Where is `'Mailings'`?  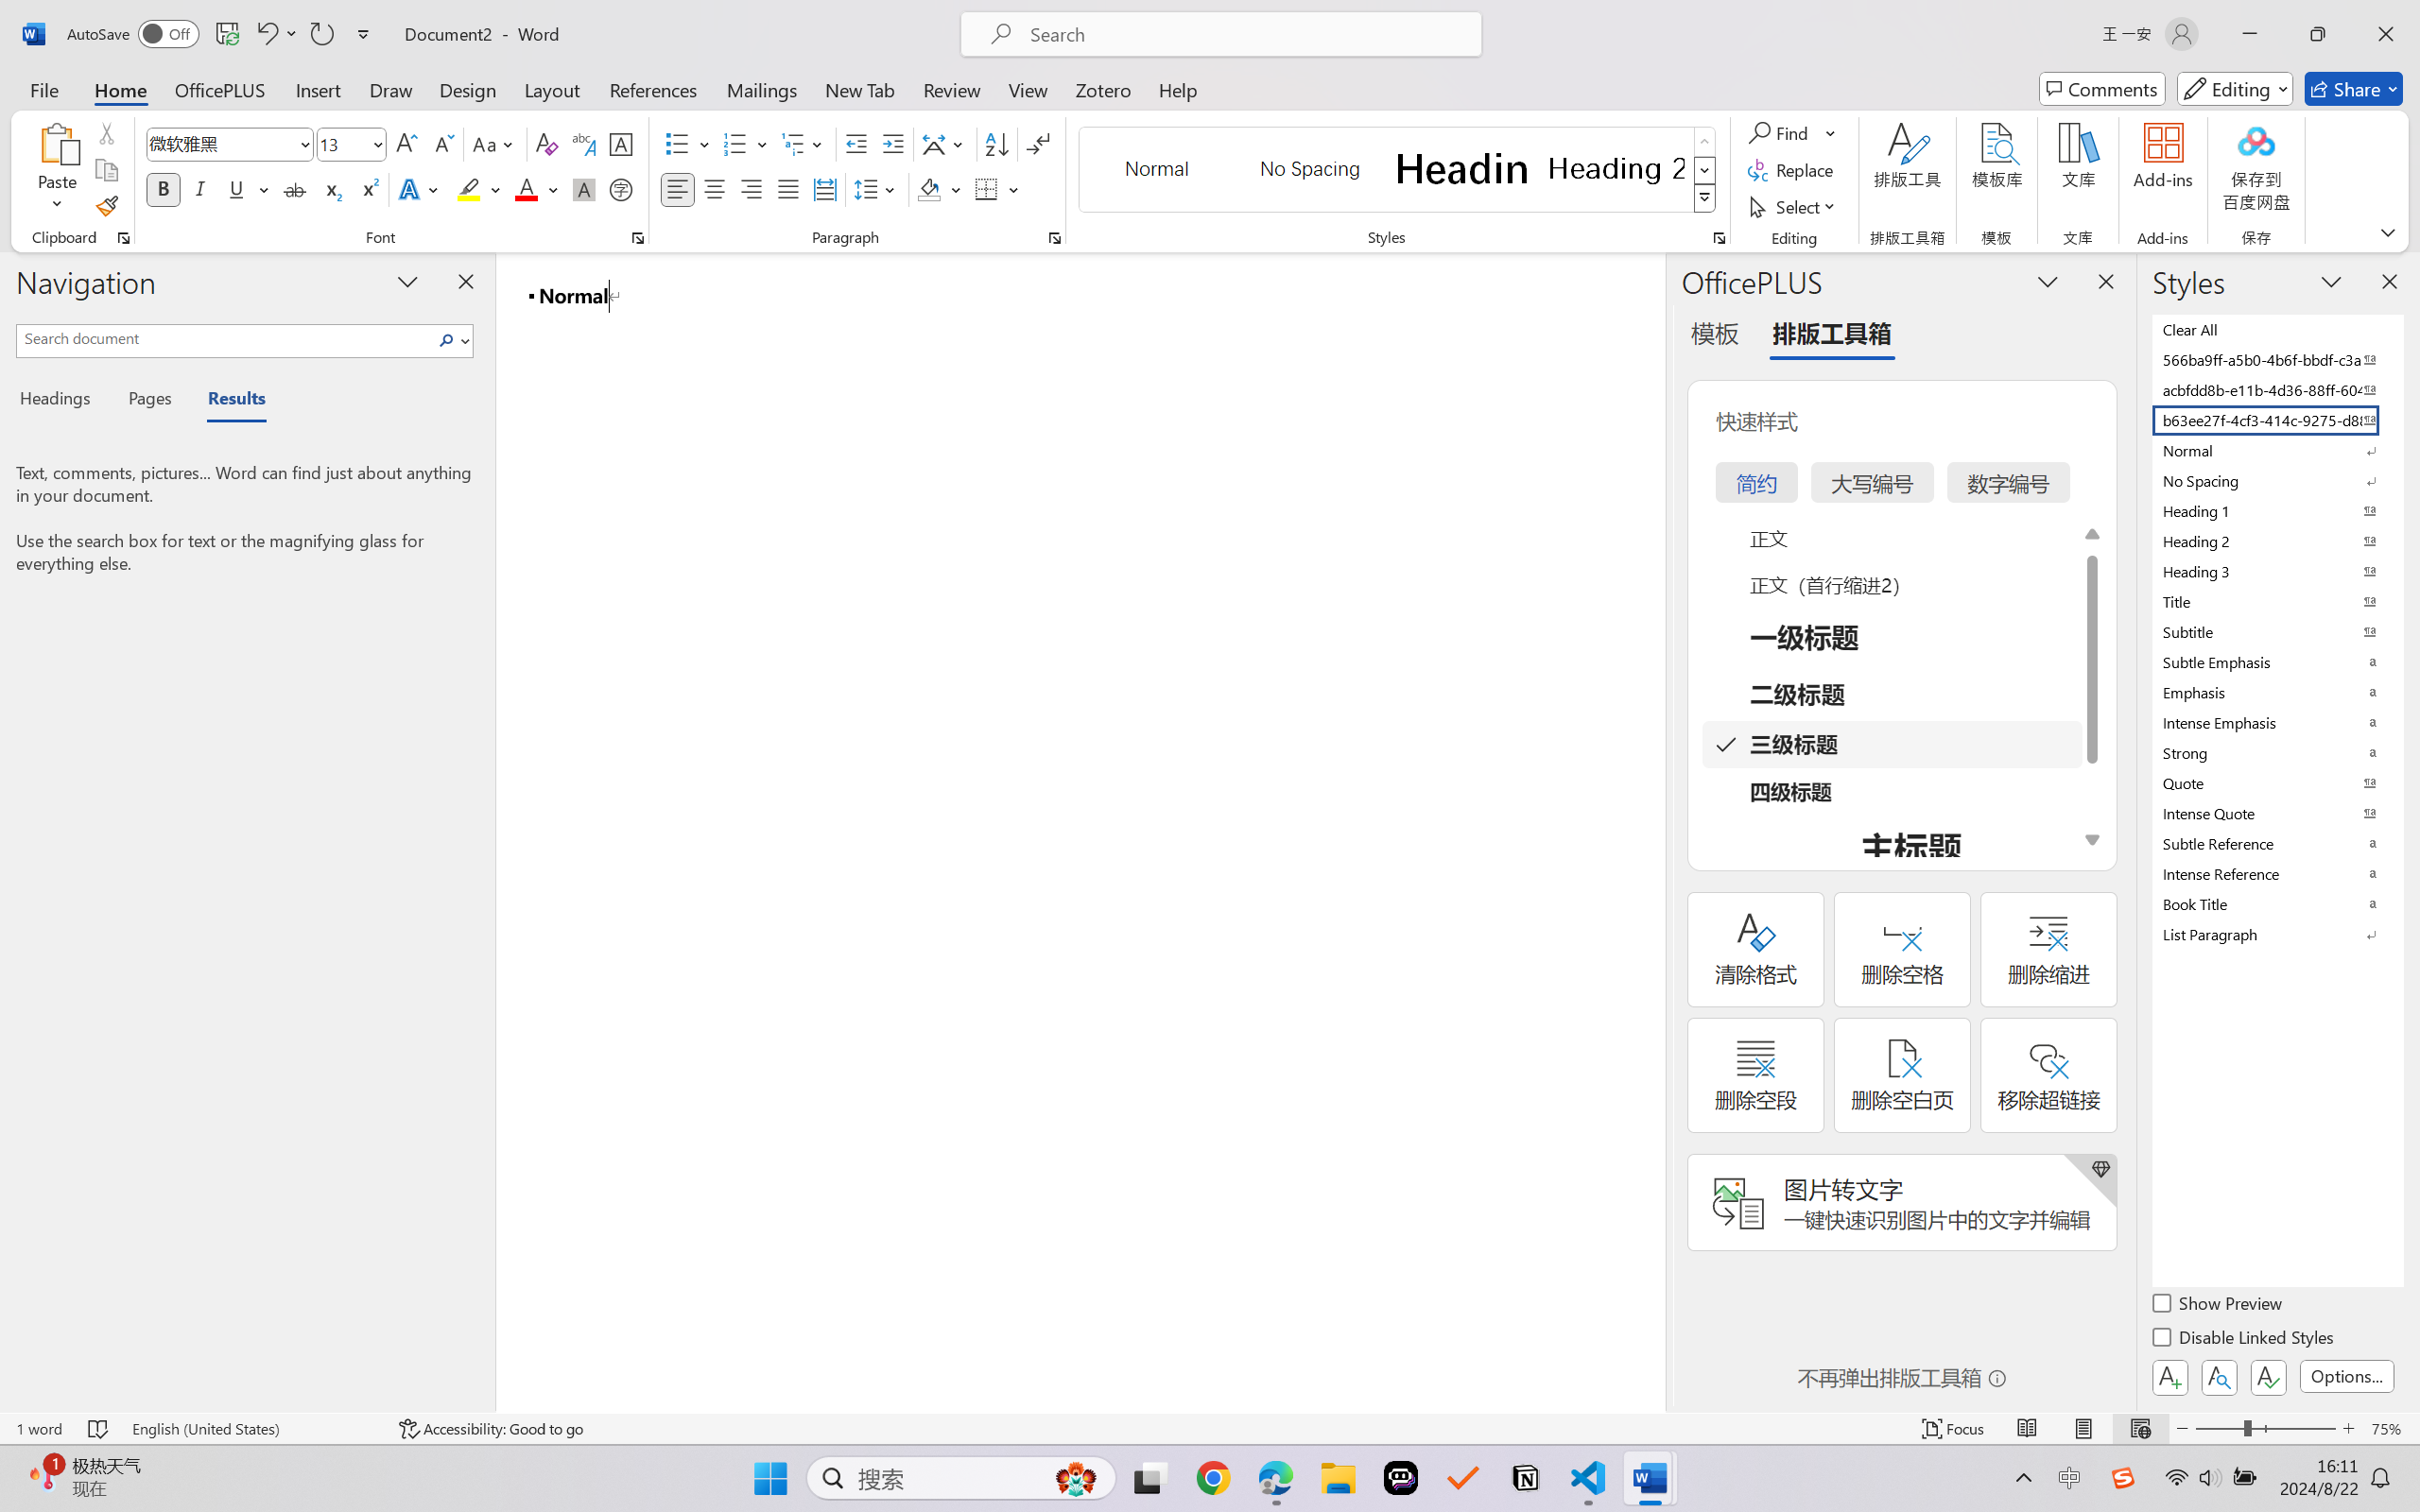 'Mailings' is located at coordinates (762, 88).